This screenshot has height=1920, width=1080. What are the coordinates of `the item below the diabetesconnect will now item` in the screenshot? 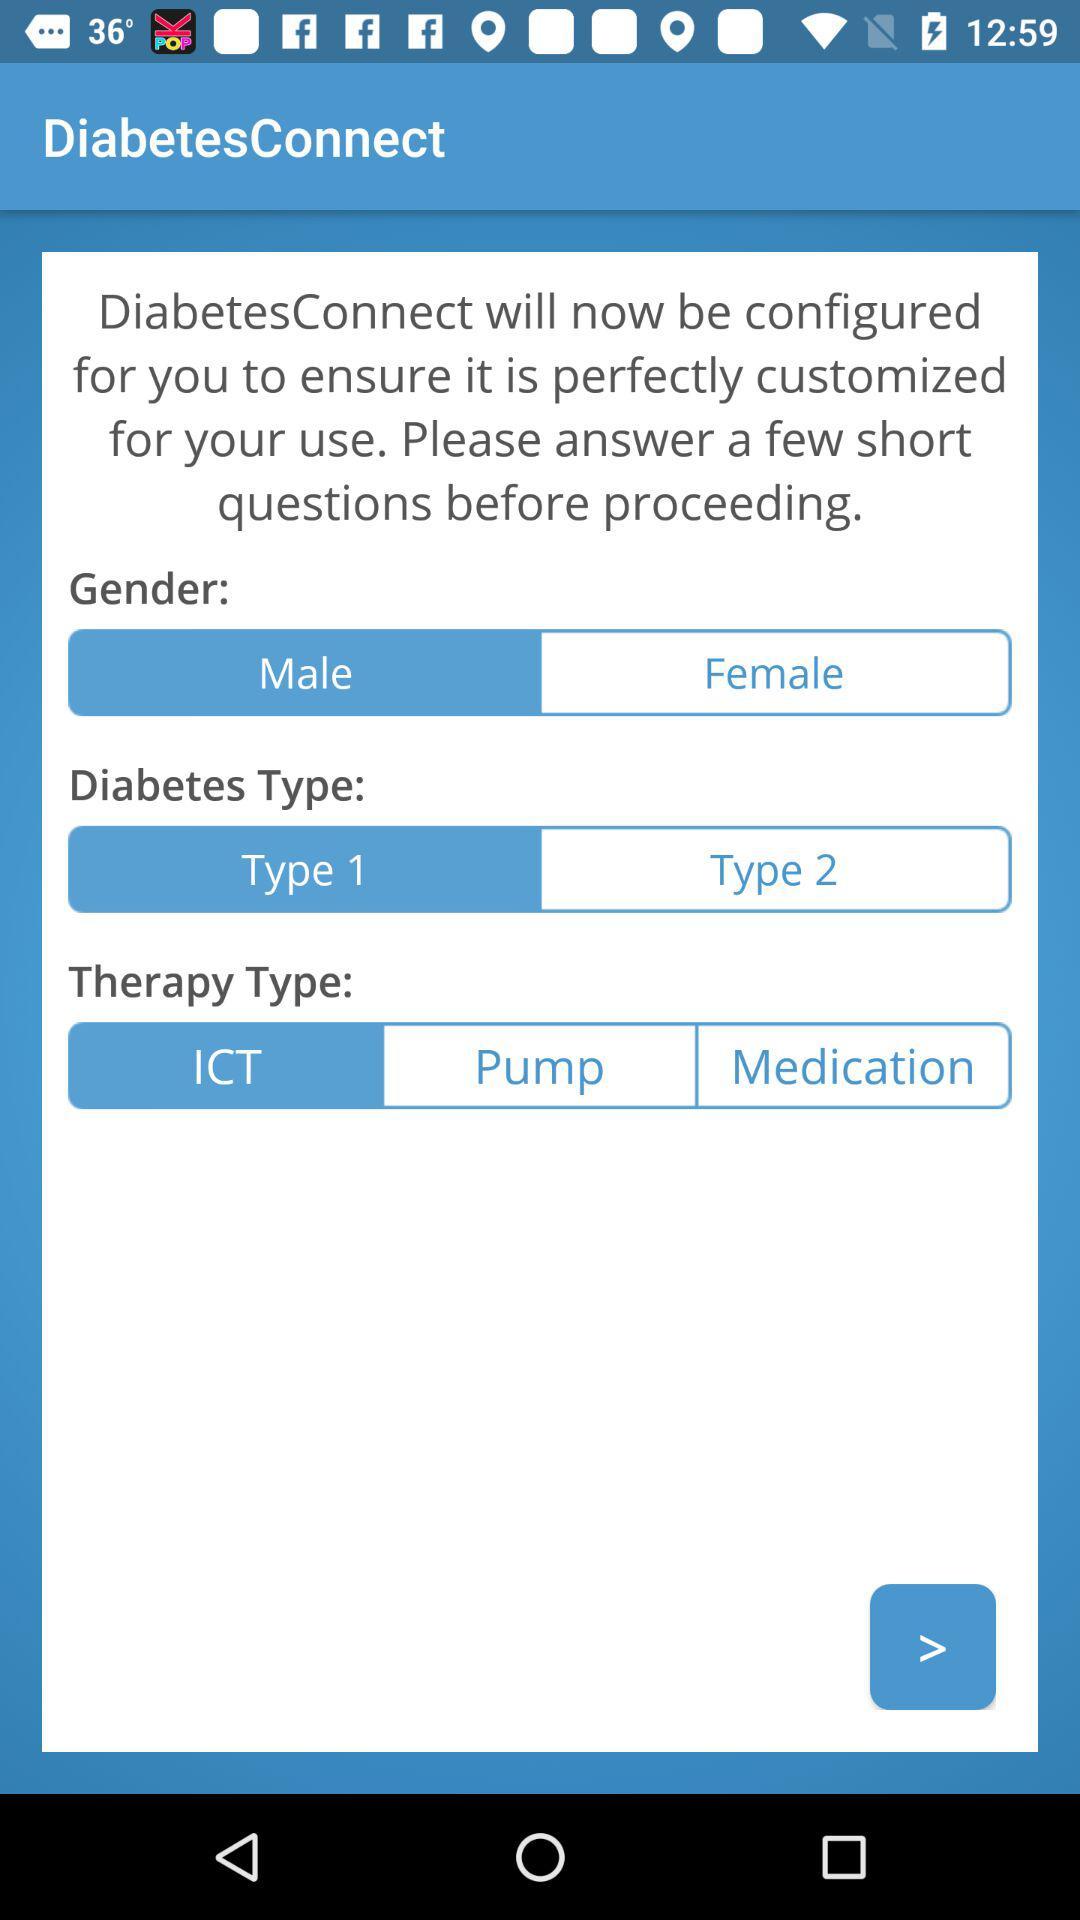 It's located at (774, 672).